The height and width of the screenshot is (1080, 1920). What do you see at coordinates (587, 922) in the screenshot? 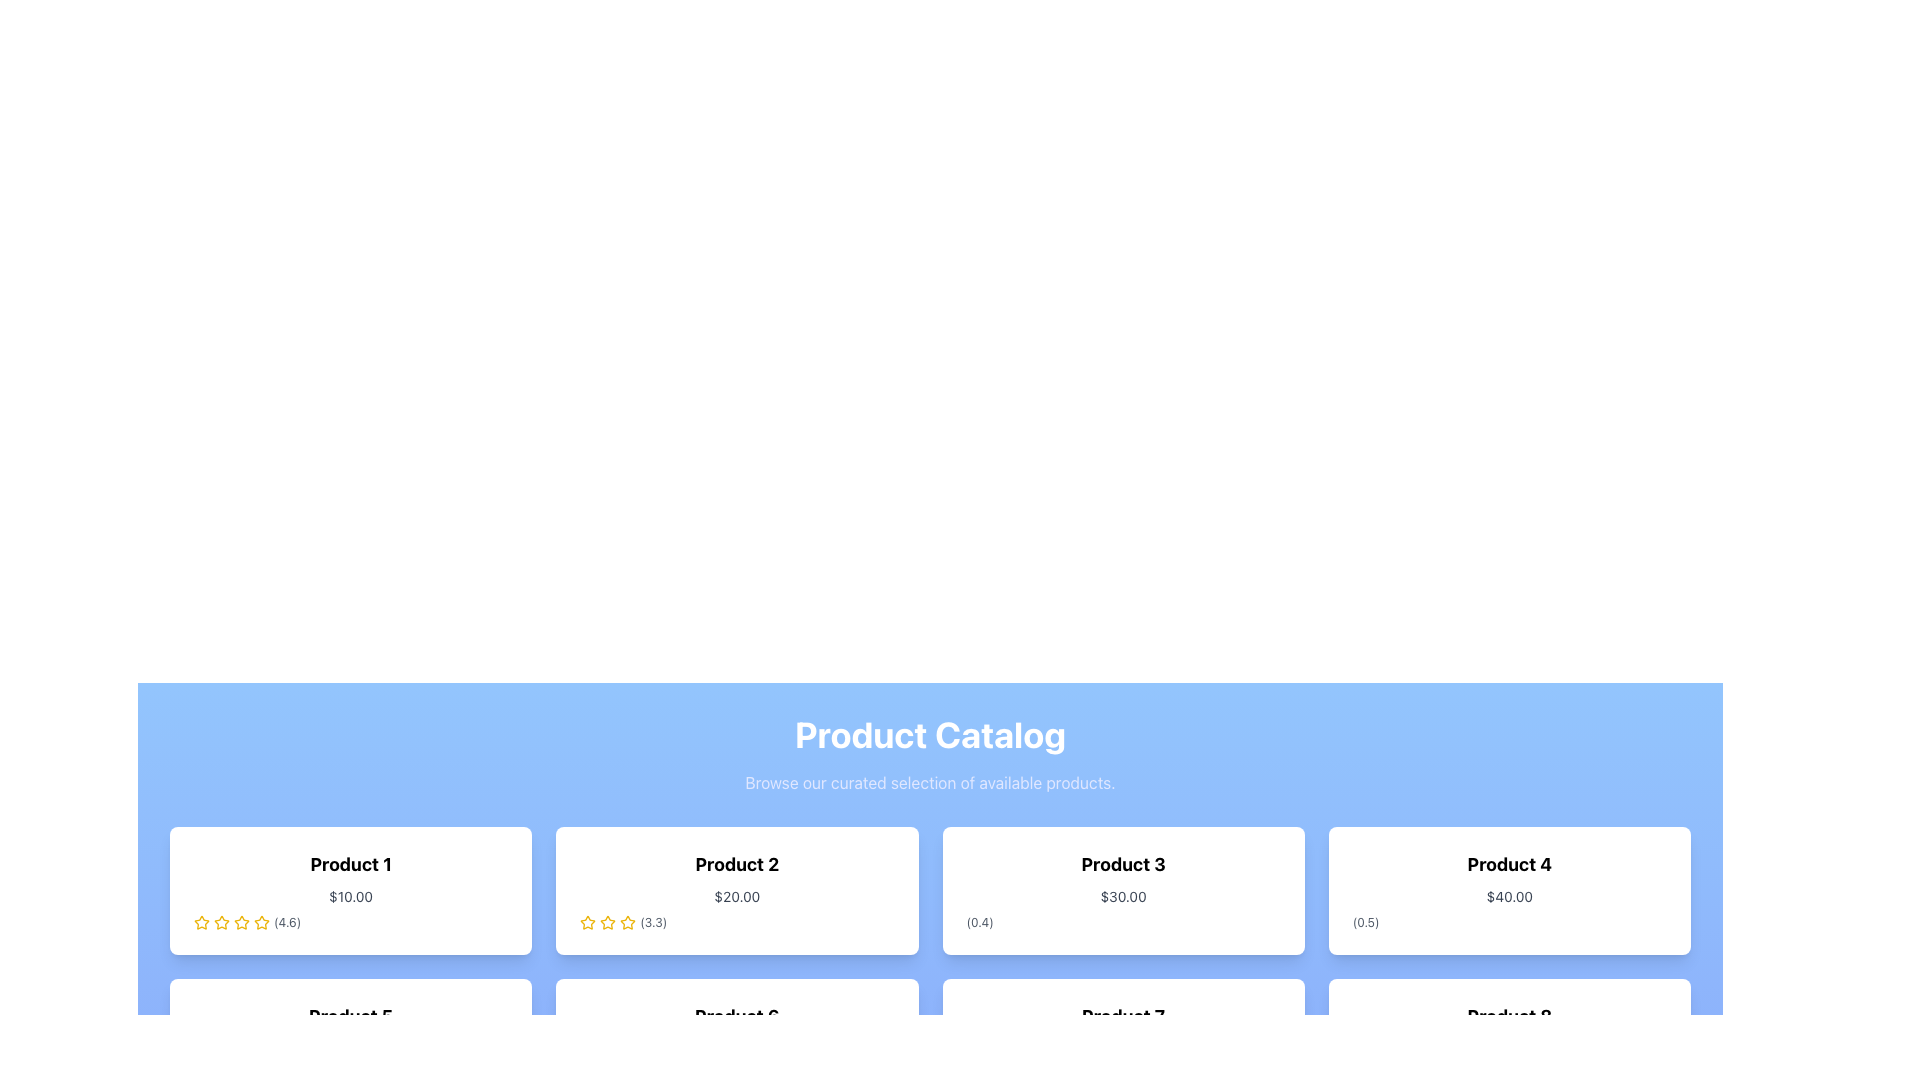
I see `the star icon with a yellow border and transparent center in the rating system for 'Product 2'` at bounding box center [587, 922].